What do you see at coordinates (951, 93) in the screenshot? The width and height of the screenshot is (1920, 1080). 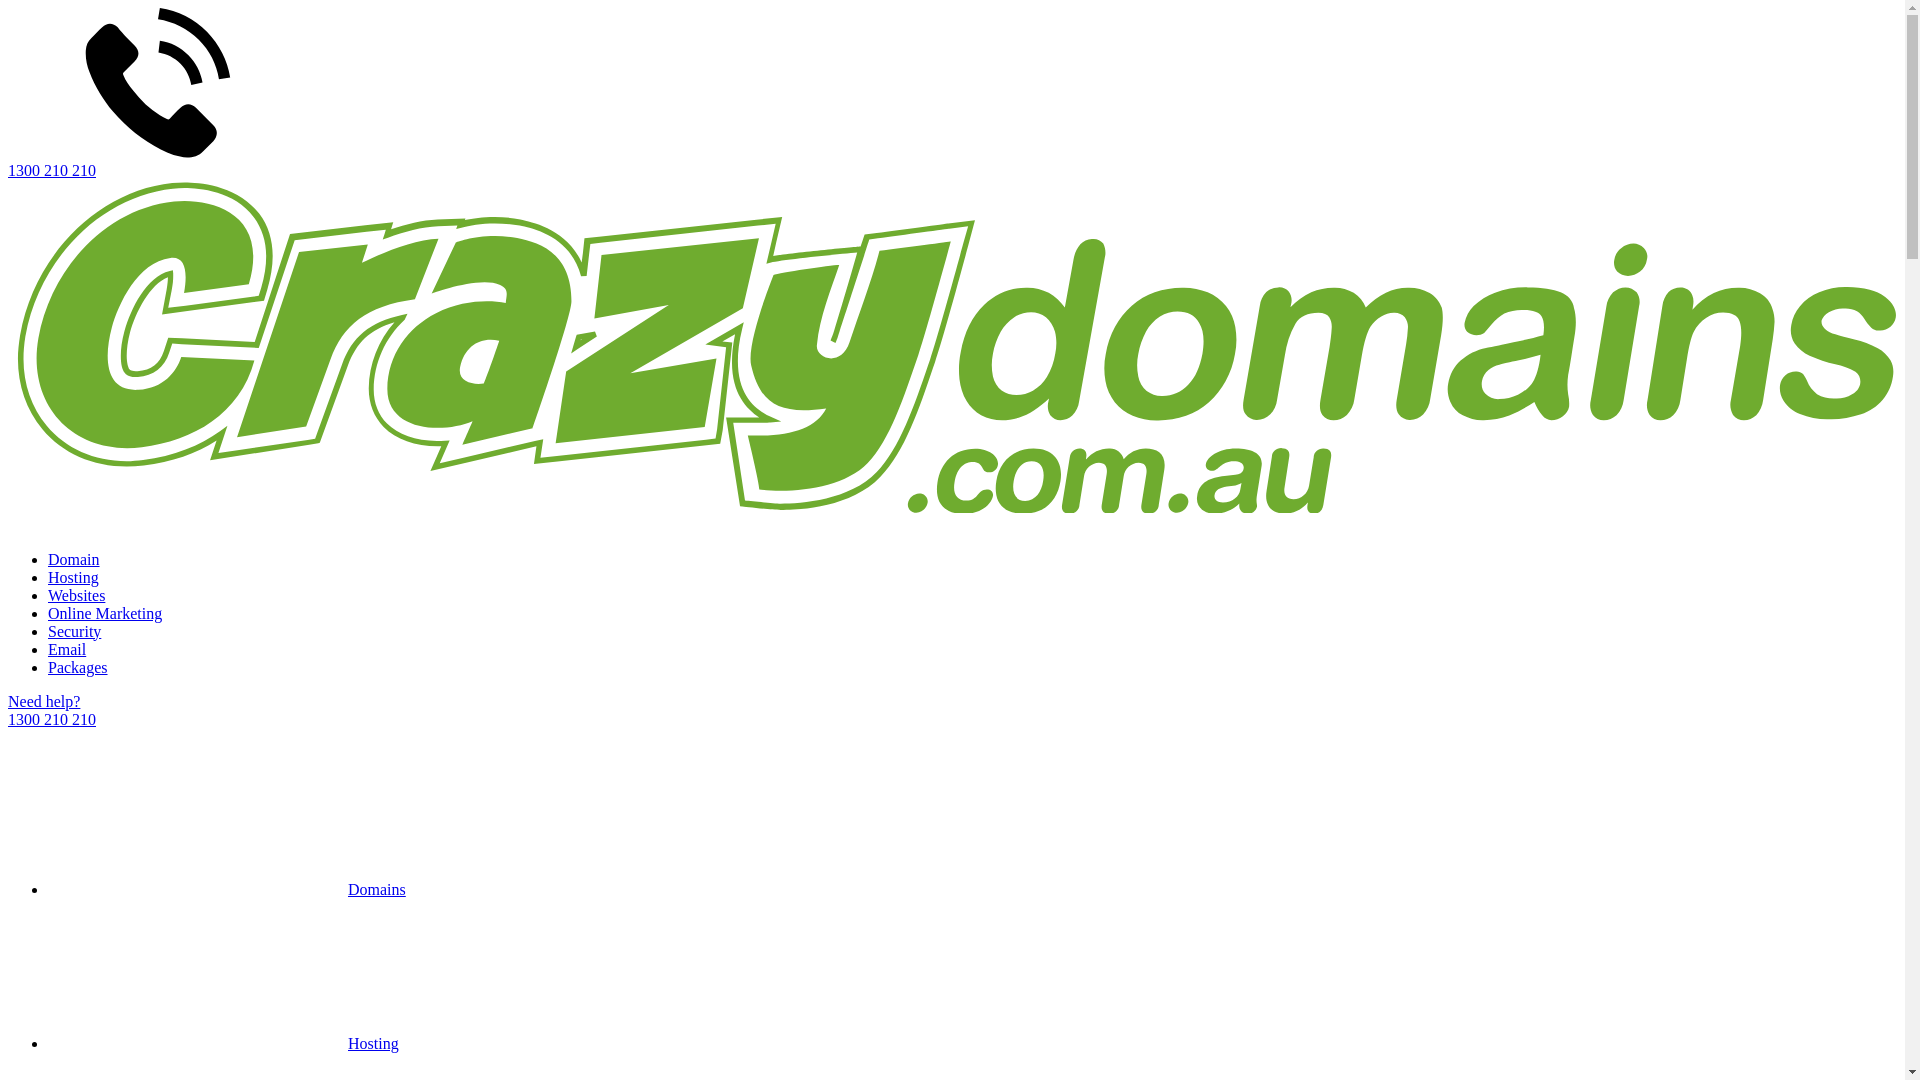 I see `'1300 210 210'` at bounding box center [951, 93].